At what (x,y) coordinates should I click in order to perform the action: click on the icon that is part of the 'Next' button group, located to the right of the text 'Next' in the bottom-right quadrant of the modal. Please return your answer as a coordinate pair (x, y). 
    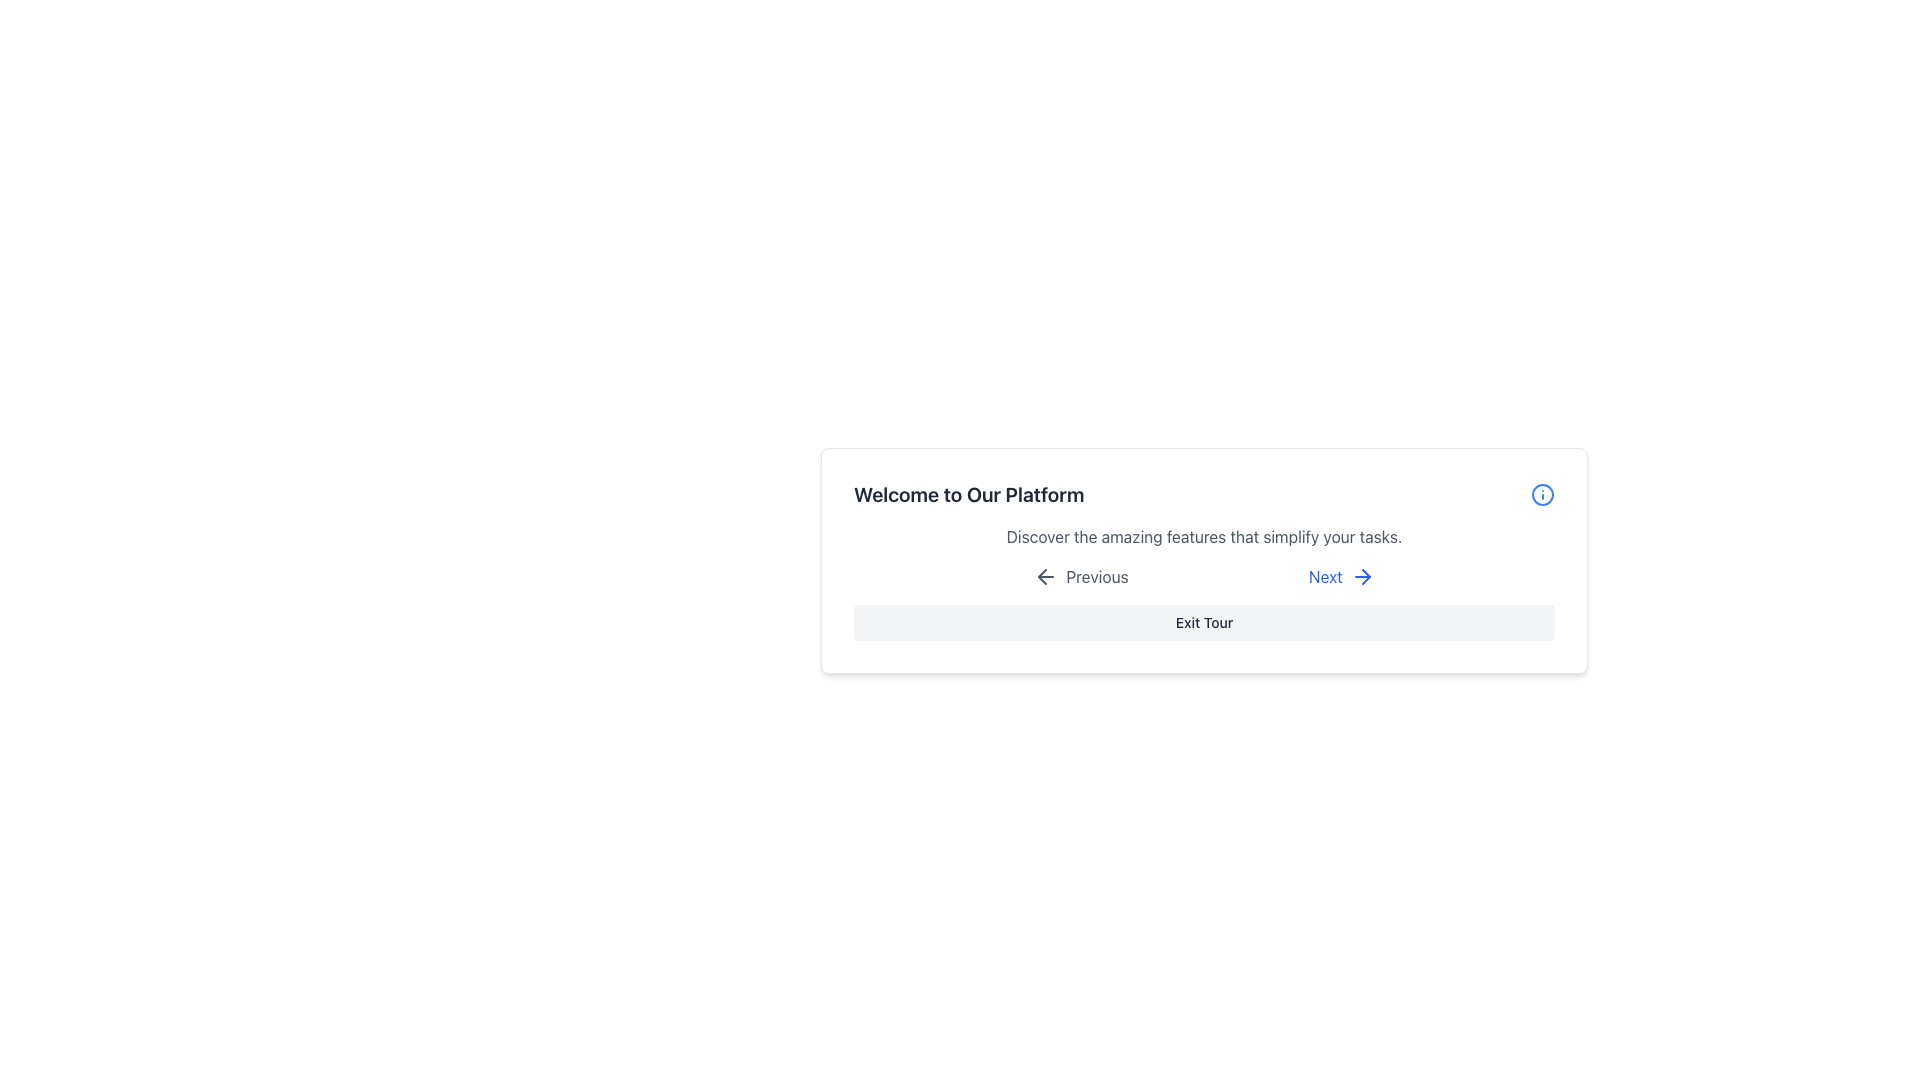
    Looking at the image, I should click on (1361, 577).